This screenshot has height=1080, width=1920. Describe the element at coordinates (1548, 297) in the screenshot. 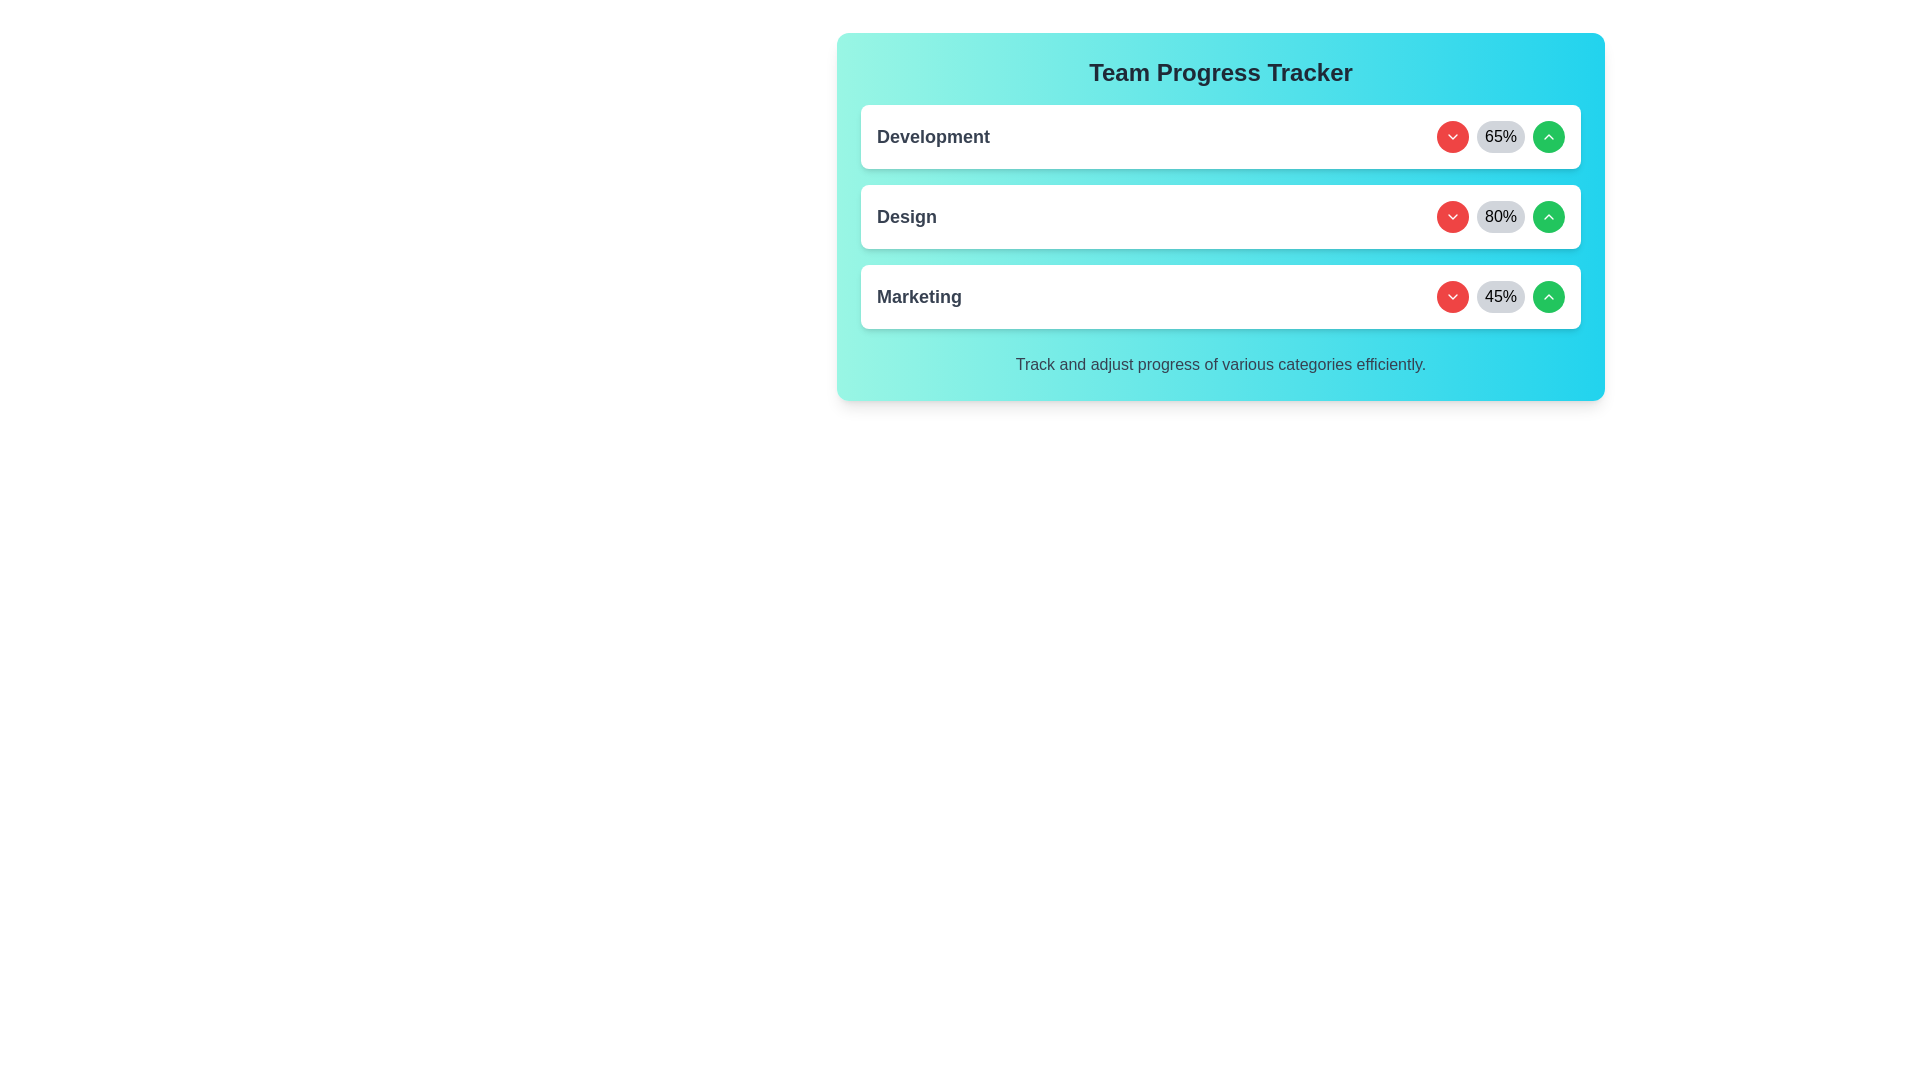

I see `the upward-pointing chevron icon located in the top-right corner of the green circular button on the progress tracker interface` at that location.